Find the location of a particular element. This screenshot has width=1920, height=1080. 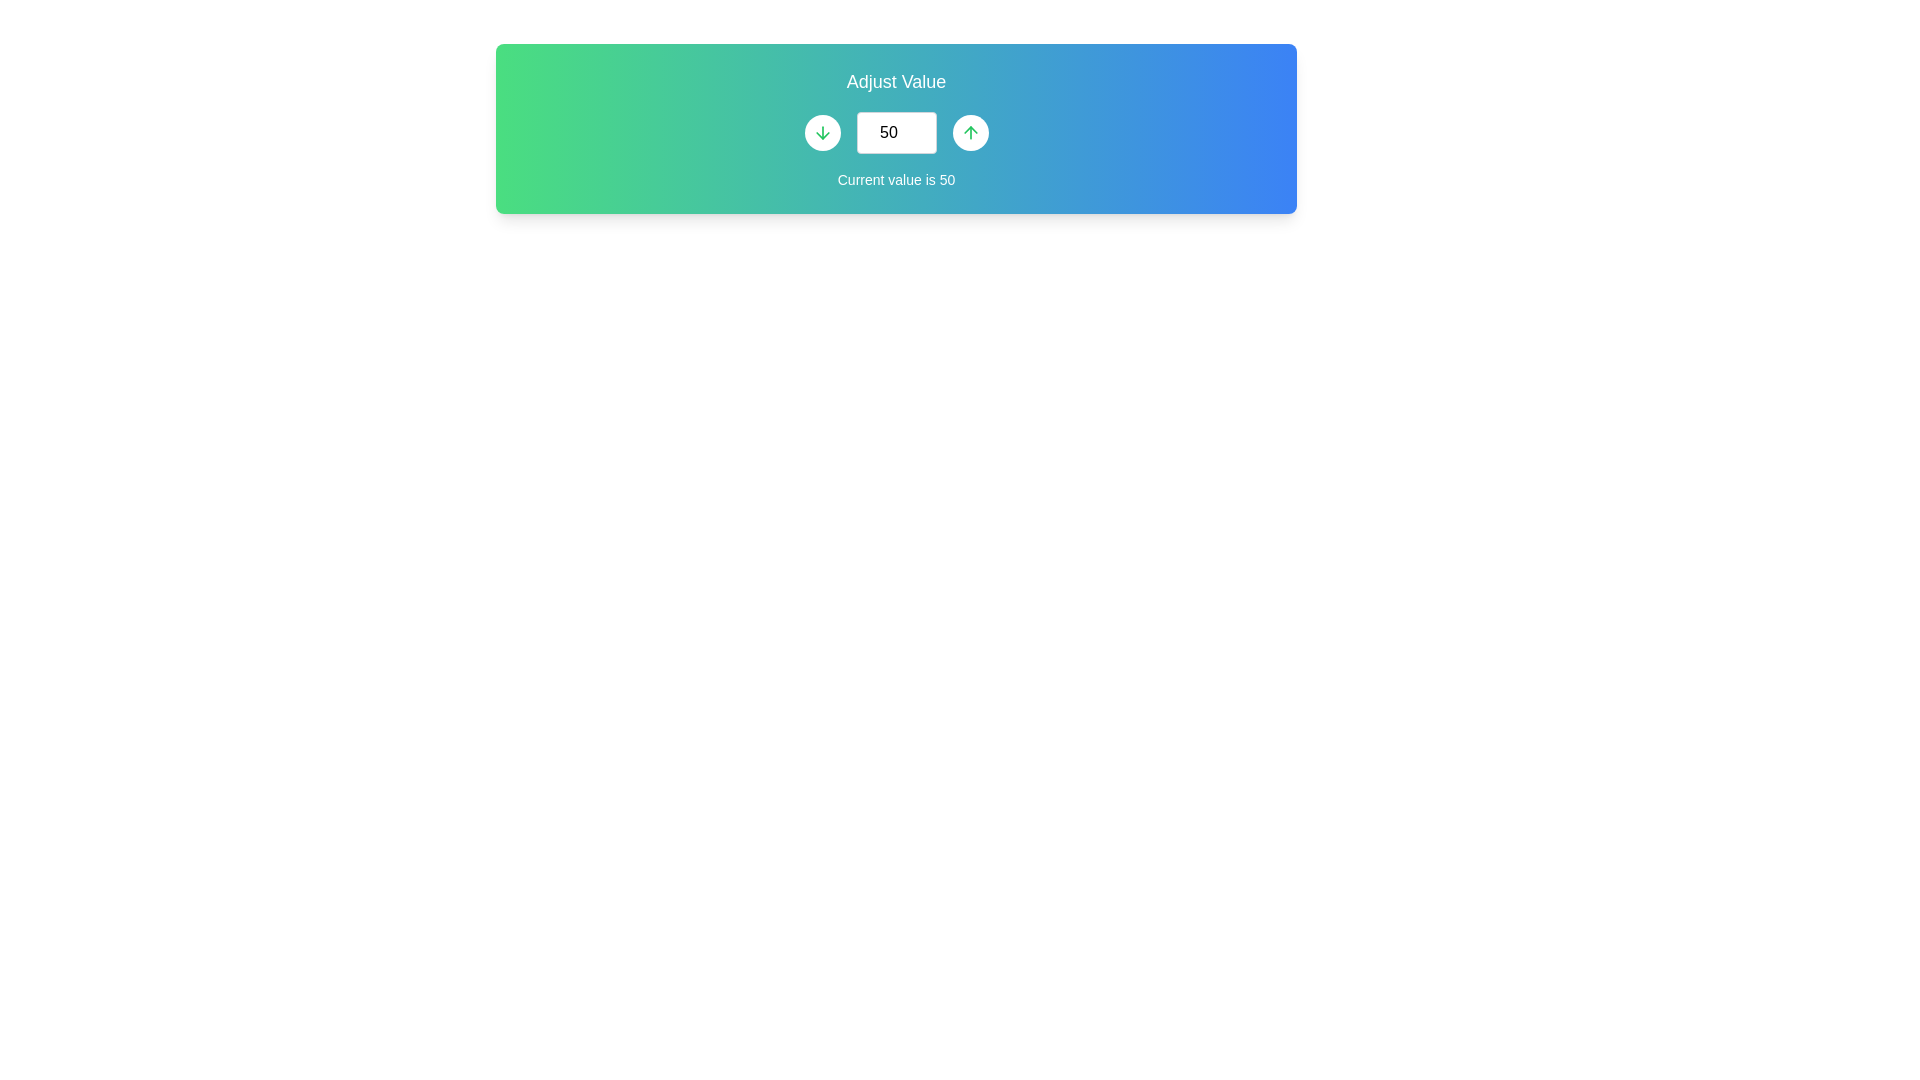

the green downward arrow button located to the right of the text field displaying '50' to decrement the value is located at coordinates (822, 132).